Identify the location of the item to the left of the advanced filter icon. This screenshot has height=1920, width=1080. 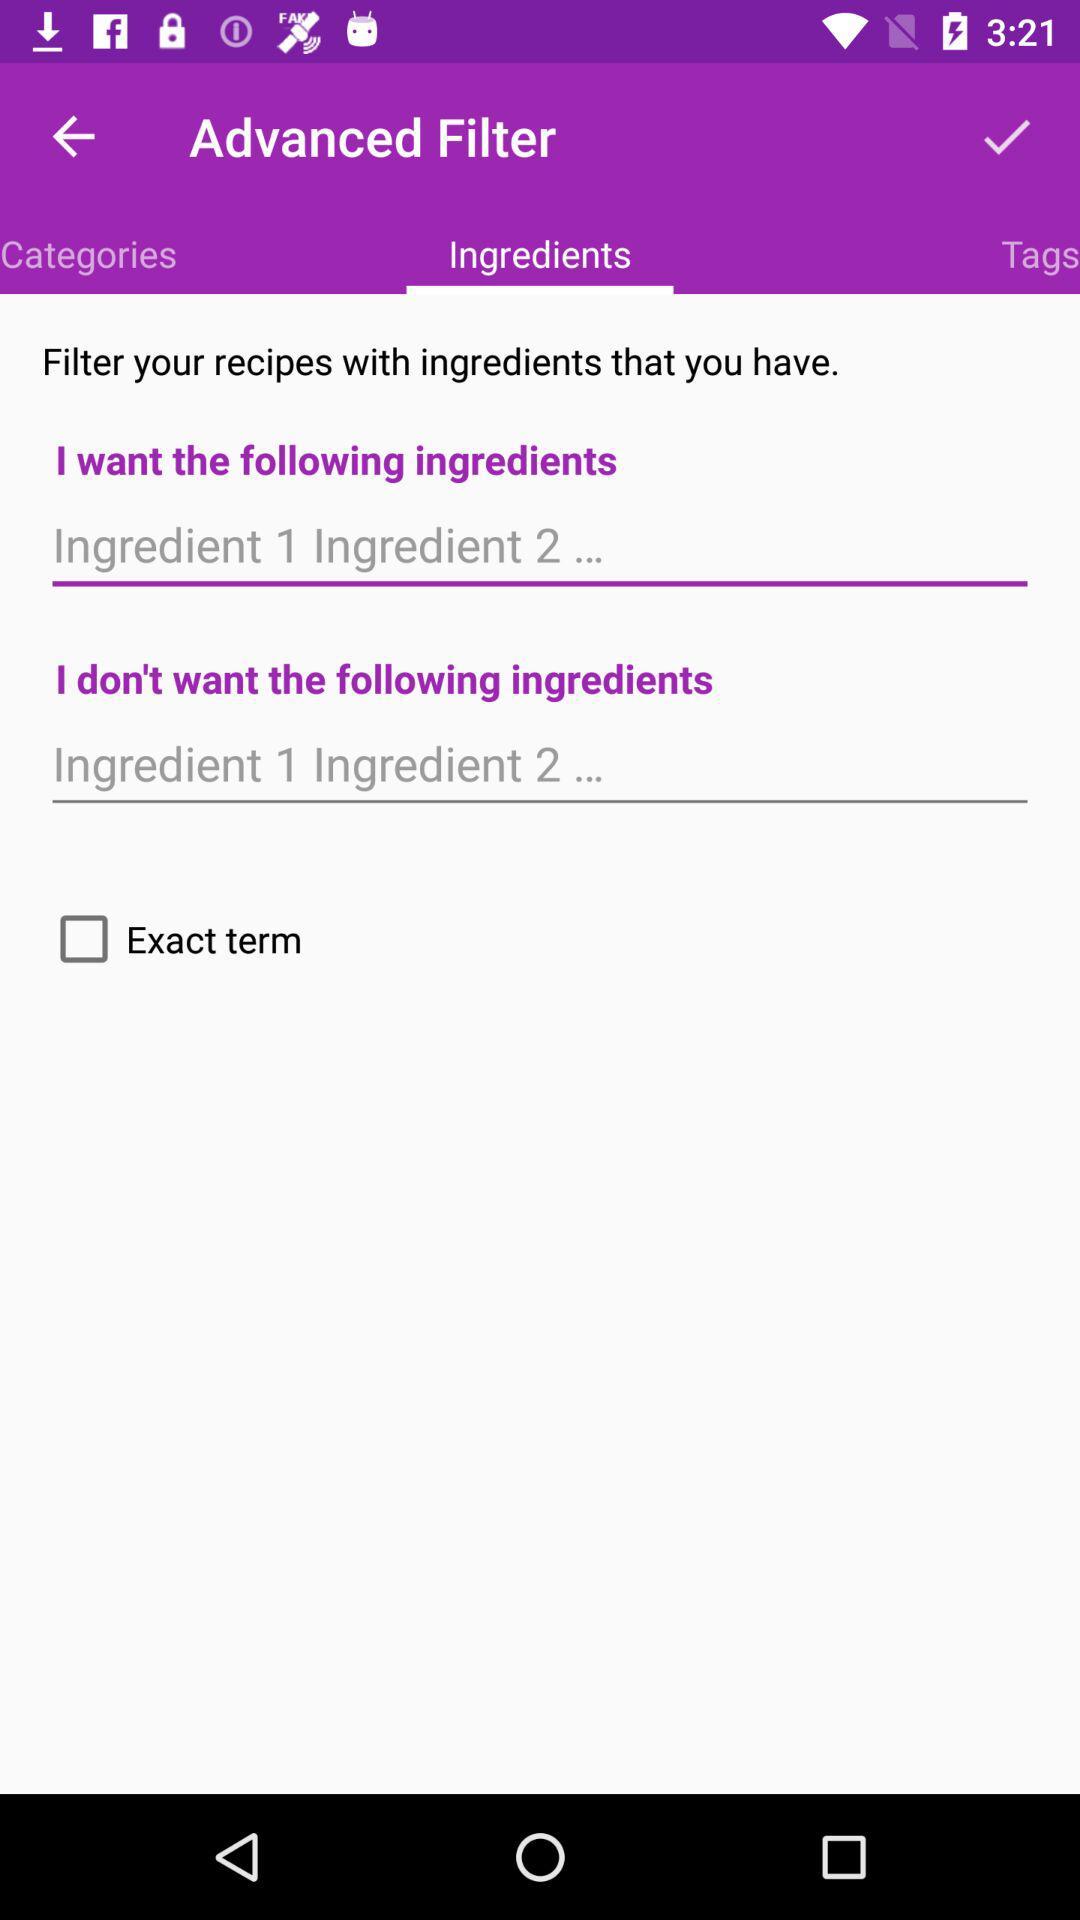
(72, 135).